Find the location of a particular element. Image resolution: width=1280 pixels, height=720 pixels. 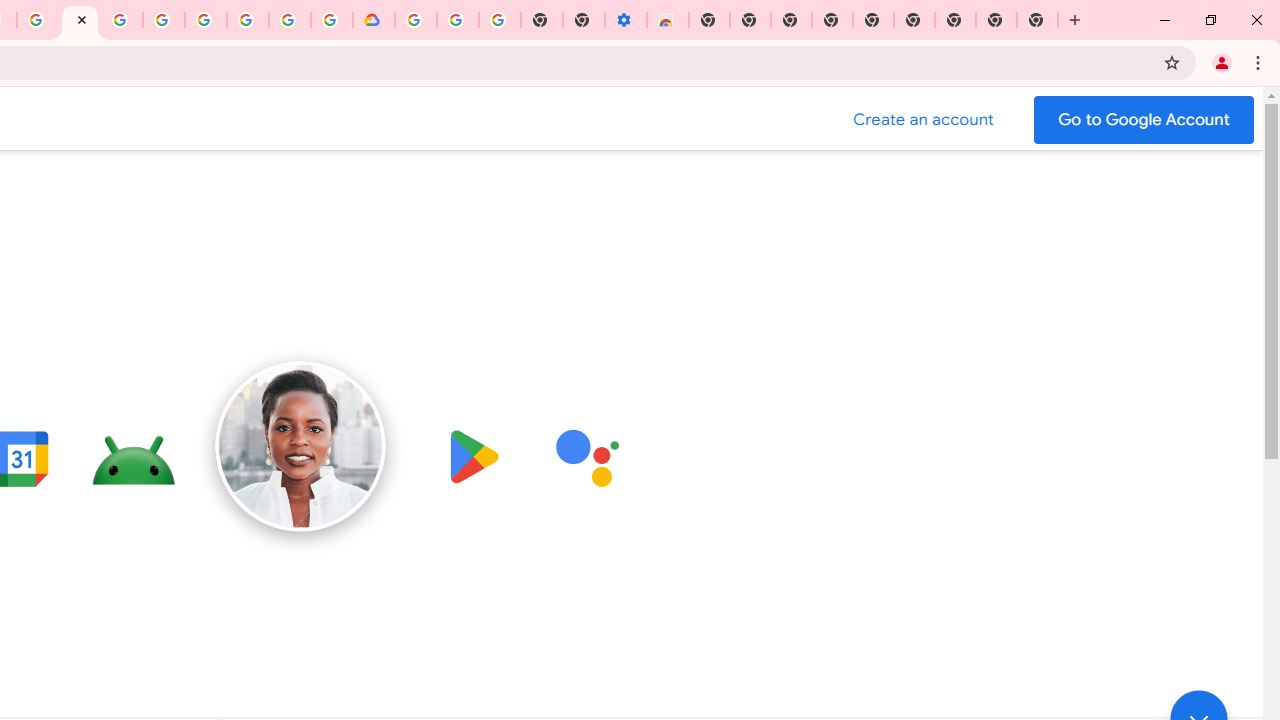

'Settings - Accessibility' is located at coordinates (624, 20).